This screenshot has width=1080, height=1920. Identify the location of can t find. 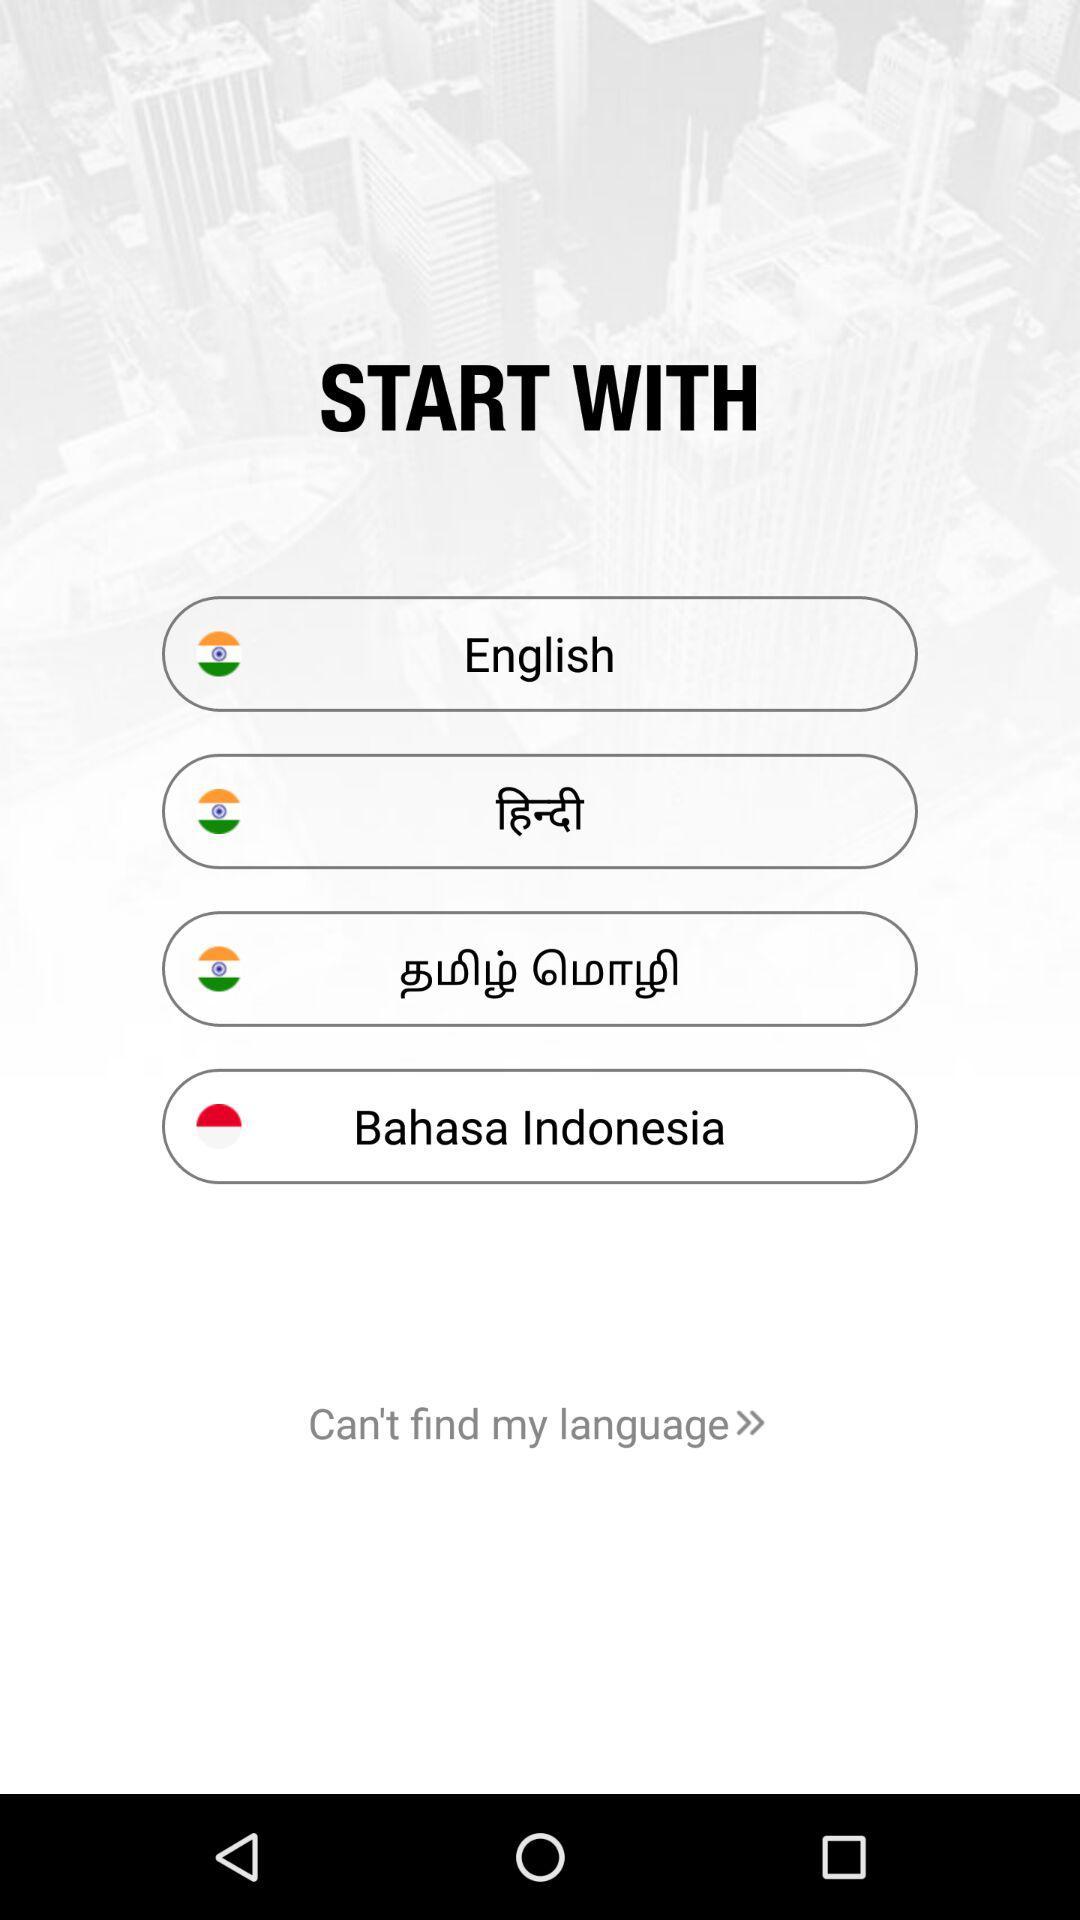
(540, 1421).